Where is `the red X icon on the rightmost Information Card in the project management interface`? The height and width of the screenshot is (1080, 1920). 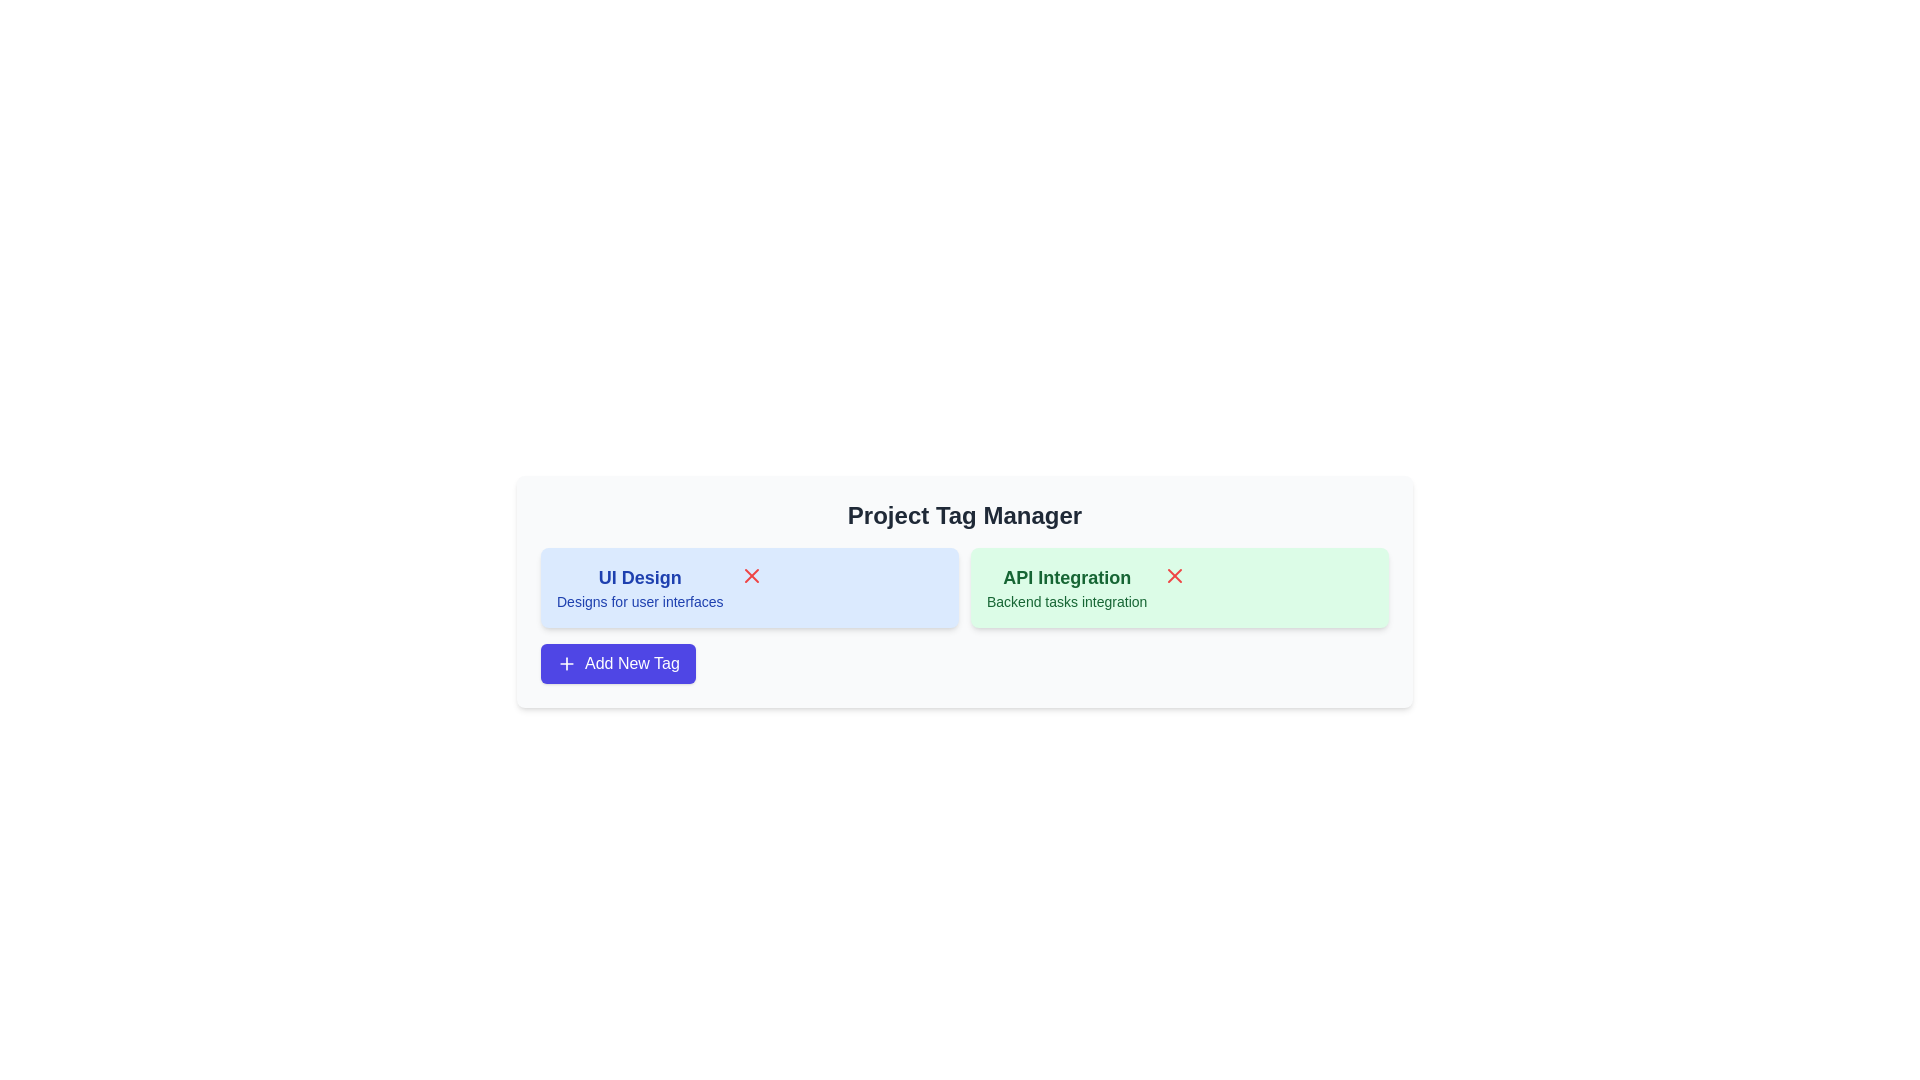 the red X icon on the rightmost Information Card in the project management interface is located at coordinates (1180, 586).